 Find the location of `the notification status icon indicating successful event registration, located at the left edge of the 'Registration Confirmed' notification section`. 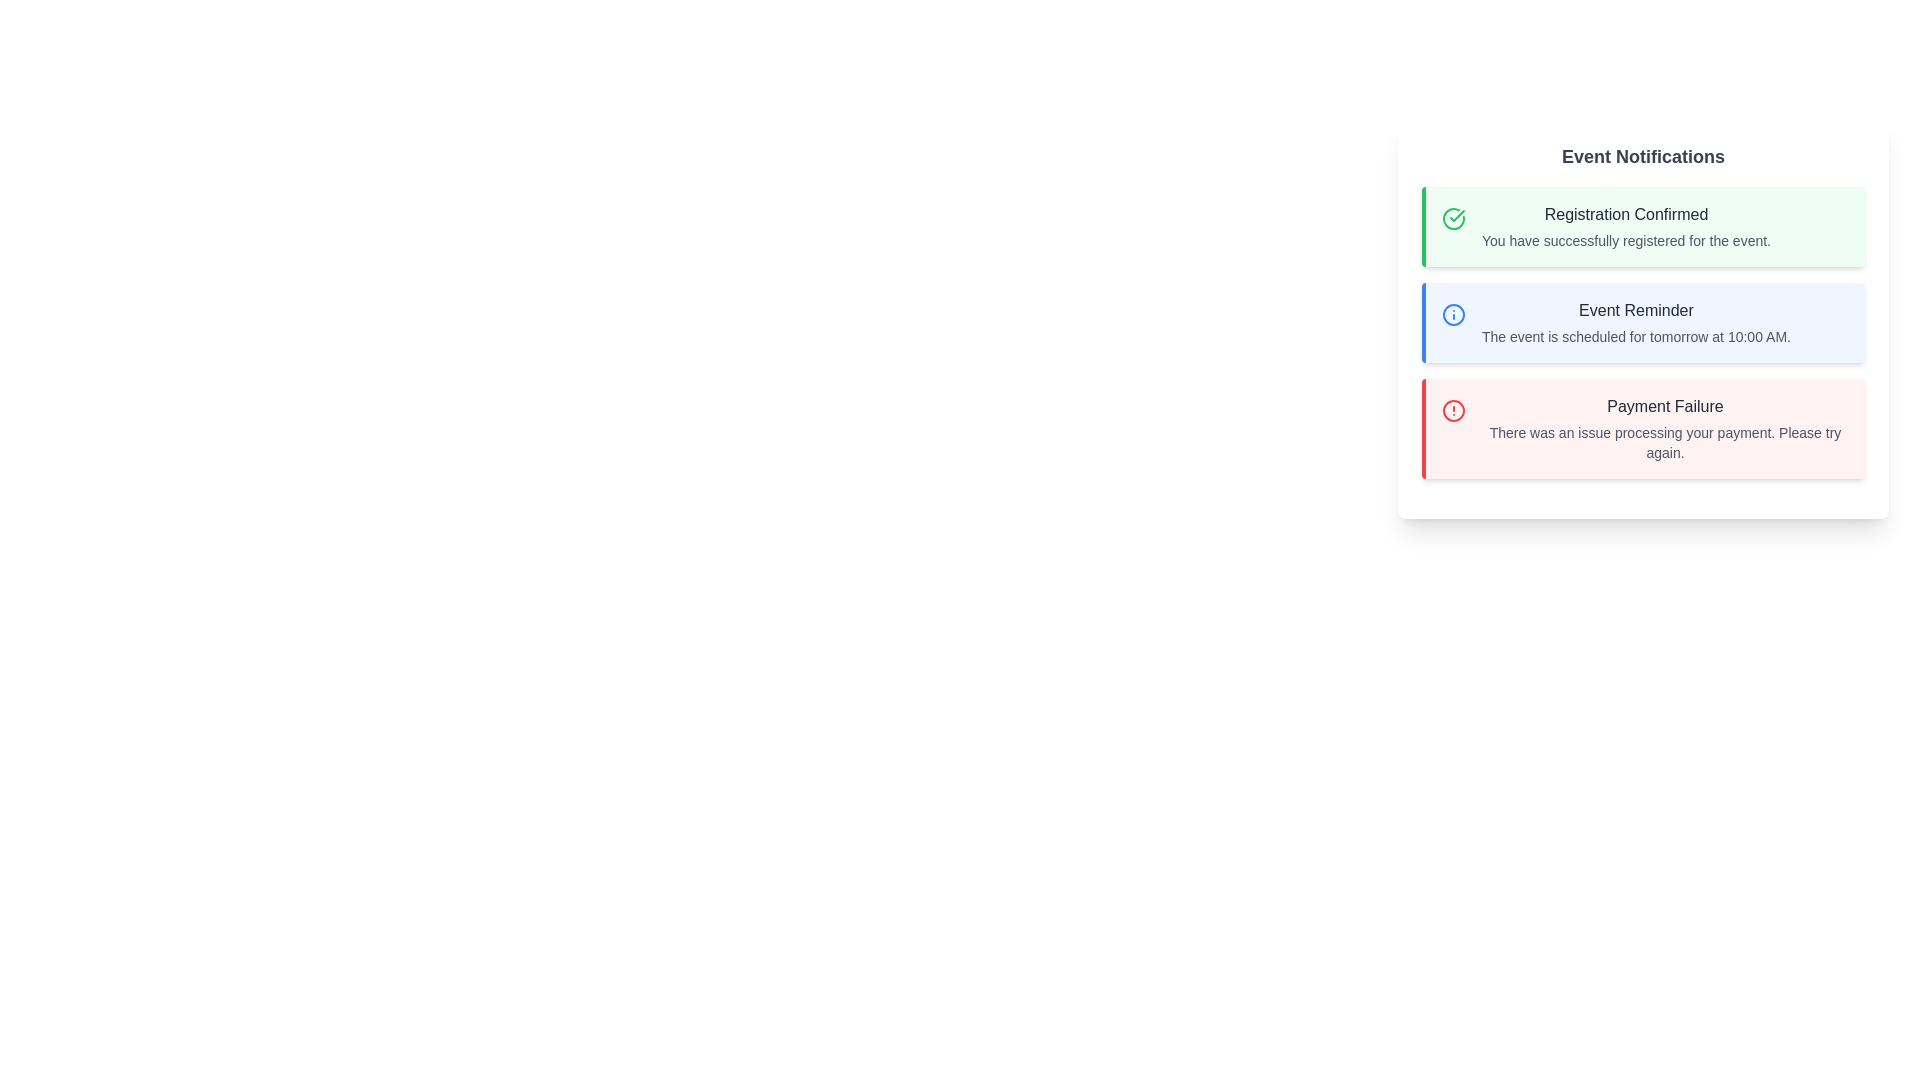

the notification status icon indicating successful event registration, located at the left edge of the 'Registration Confirmed' notification section is located at coordinates (1454, 219).